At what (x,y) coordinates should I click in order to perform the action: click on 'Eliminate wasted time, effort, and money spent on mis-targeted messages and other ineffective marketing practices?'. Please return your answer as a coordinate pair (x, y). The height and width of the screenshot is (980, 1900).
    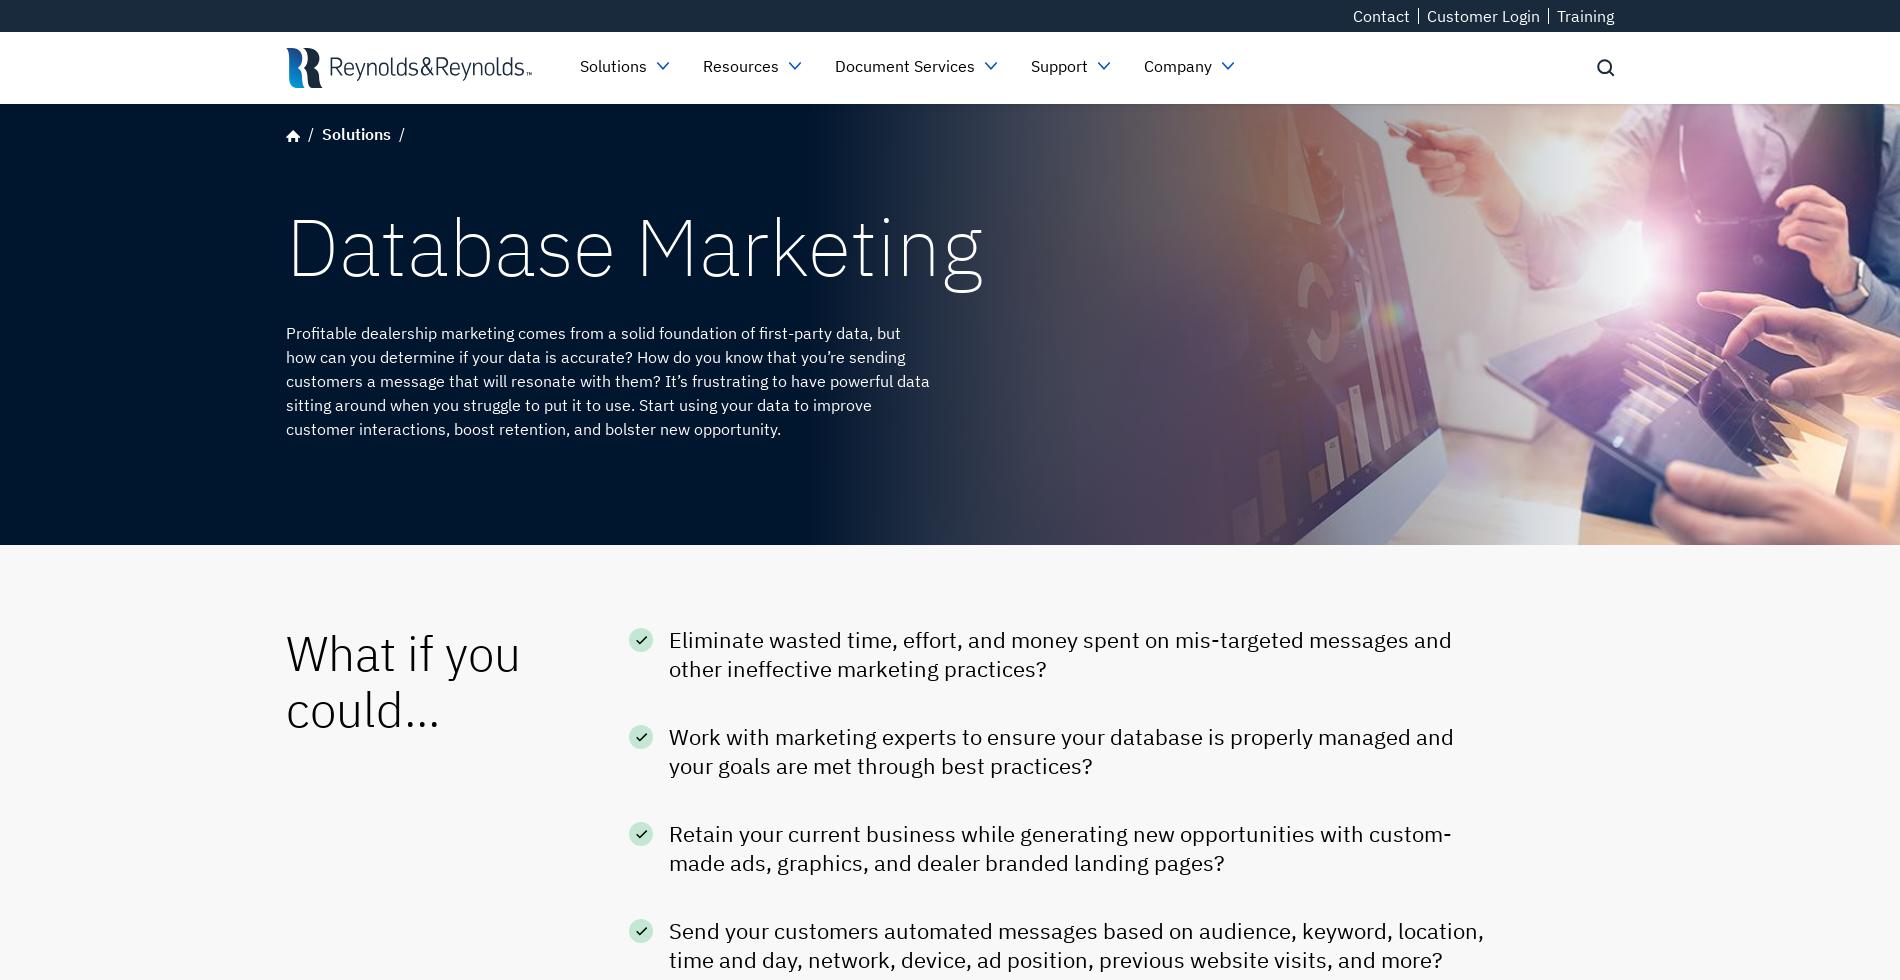
    Looking at the image, I should click on (1060, 653).